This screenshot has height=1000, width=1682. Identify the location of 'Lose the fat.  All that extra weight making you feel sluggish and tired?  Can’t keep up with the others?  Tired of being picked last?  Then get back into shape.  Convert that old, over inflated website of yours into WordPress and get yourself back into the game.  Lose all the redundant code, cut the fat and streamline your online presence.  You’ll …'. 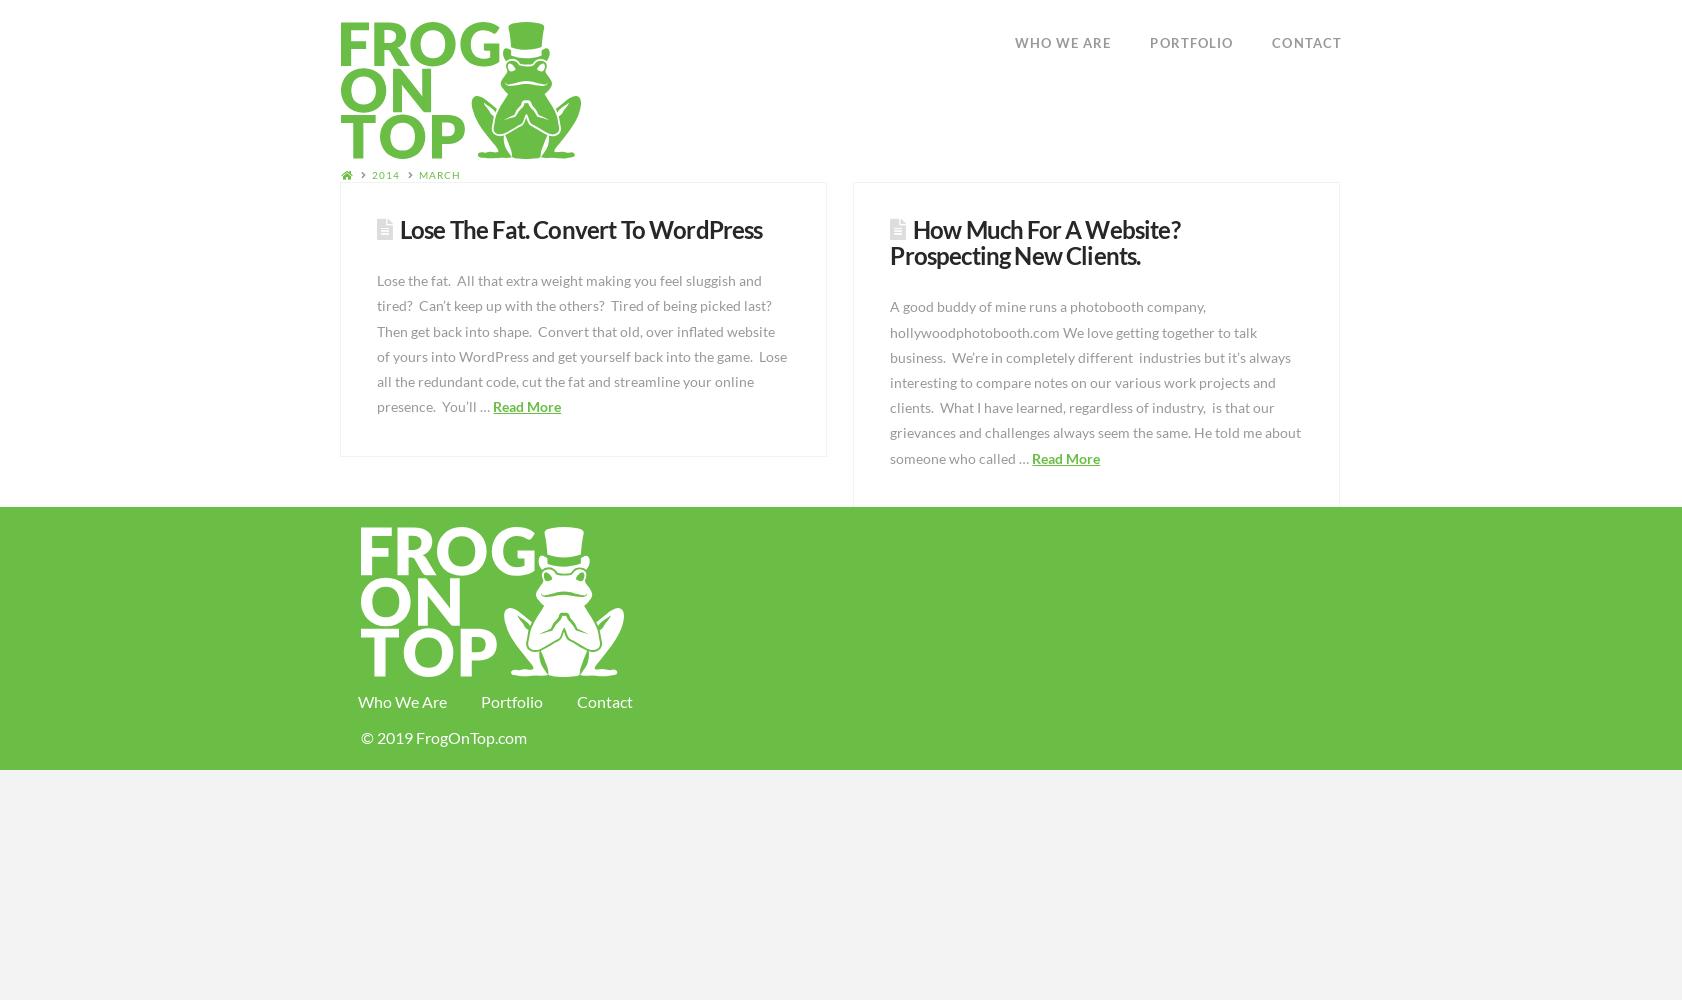
(581, 342).